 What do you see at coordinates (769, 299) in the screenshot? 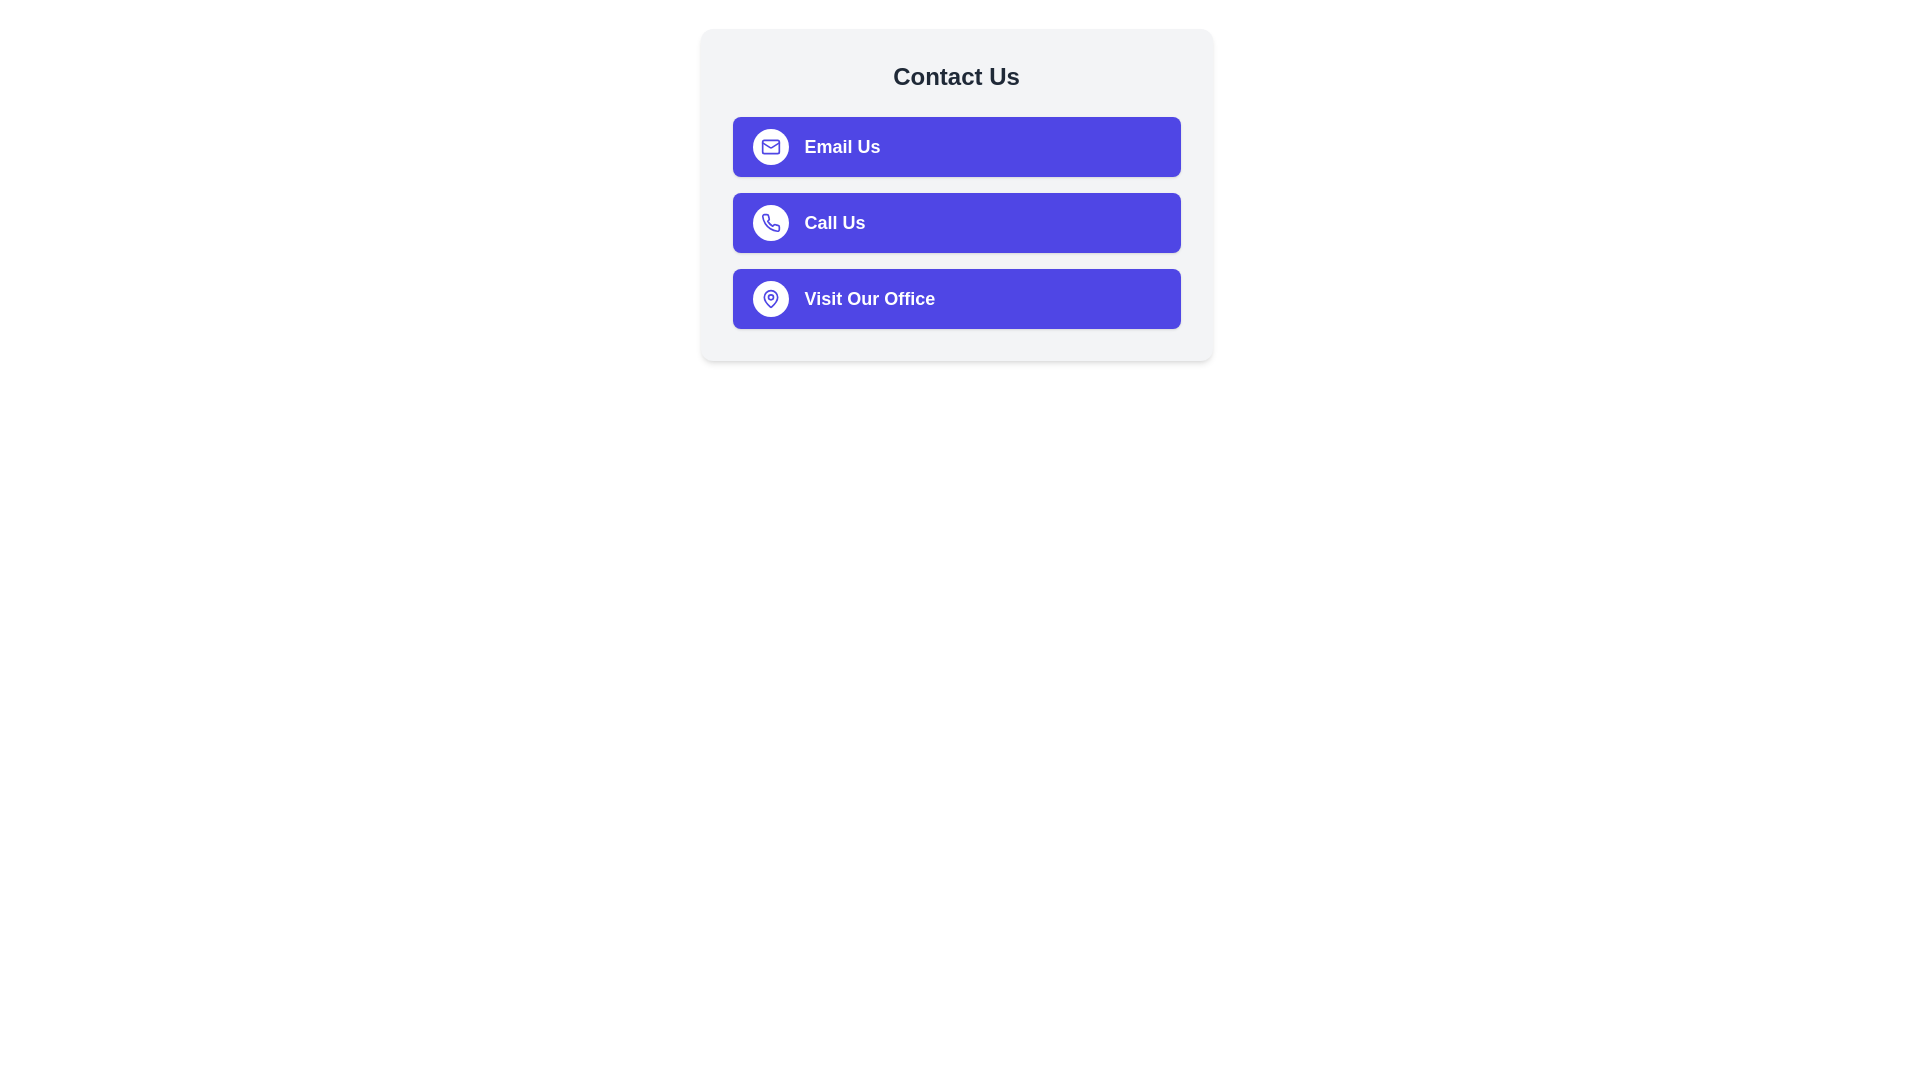
I see `the purple map pin icon, which is the third button in the vertically stacked list of three buttons within the 'Visit Our Office' section of the 'Contact Us' interface` at bounding box center [769, 299].